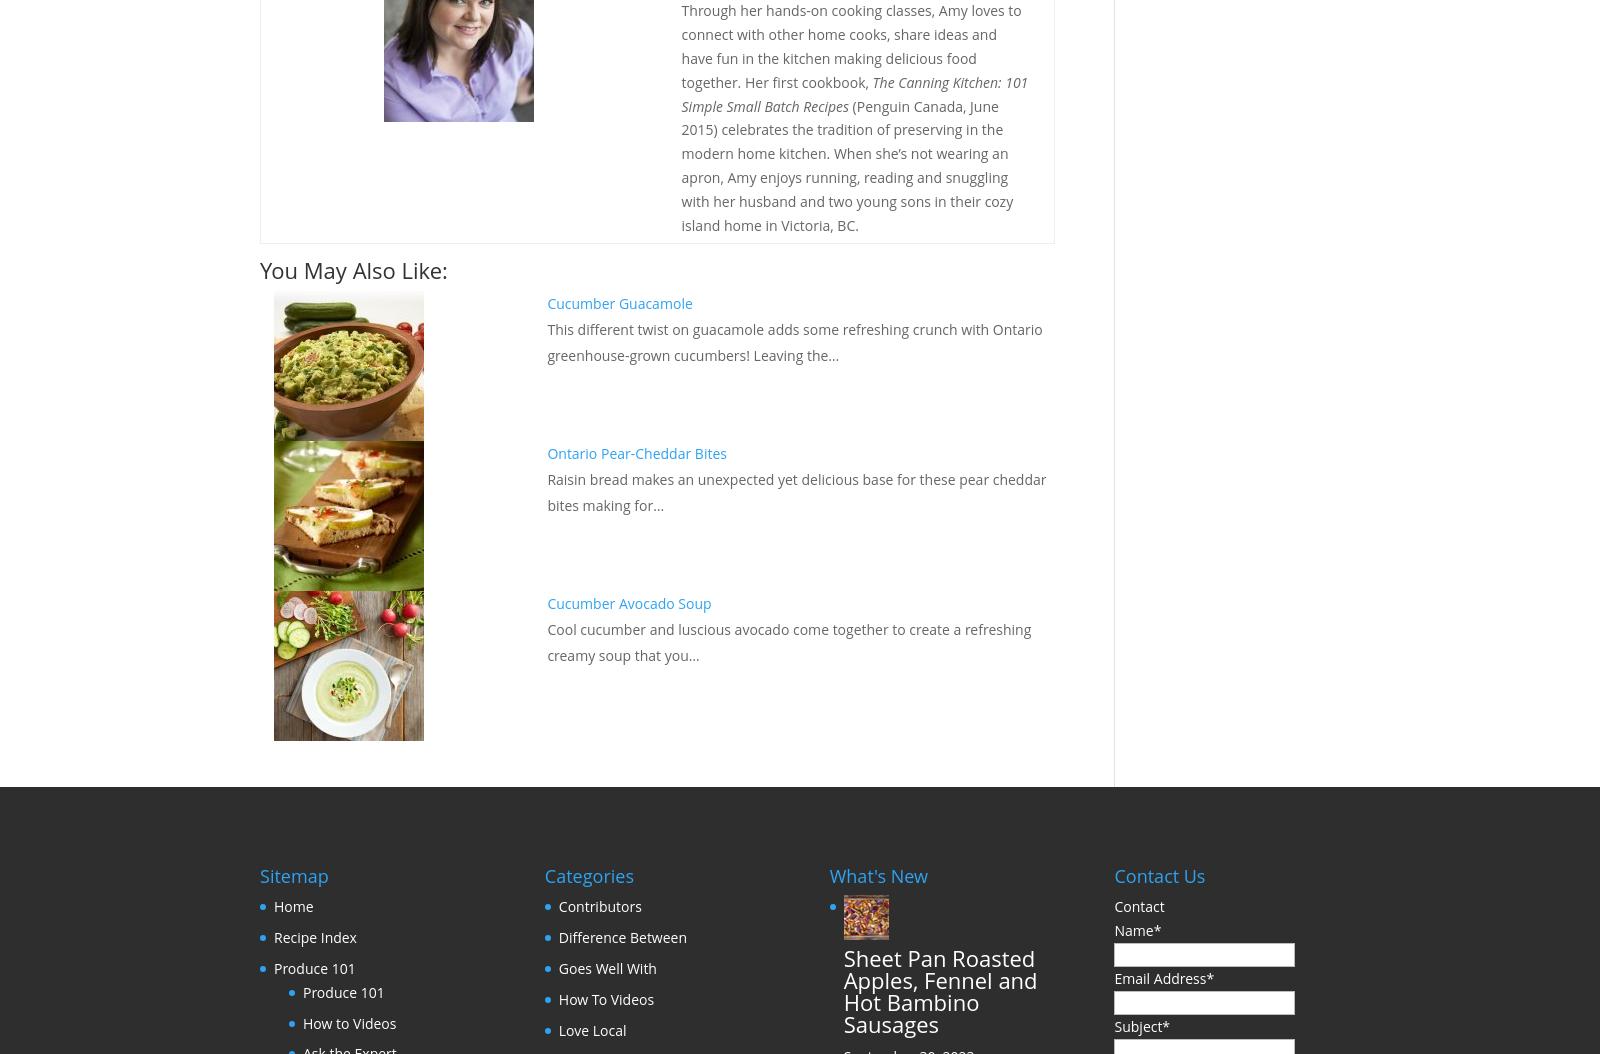 This screenshot has height=1054, width=1600. What do you see at coordinates (842, 990) in the screenshot?
I see `'Sheet Pan Roasted Apples, Fennel and Hot Bambino Sausages'` at bounding box center [842, 990].